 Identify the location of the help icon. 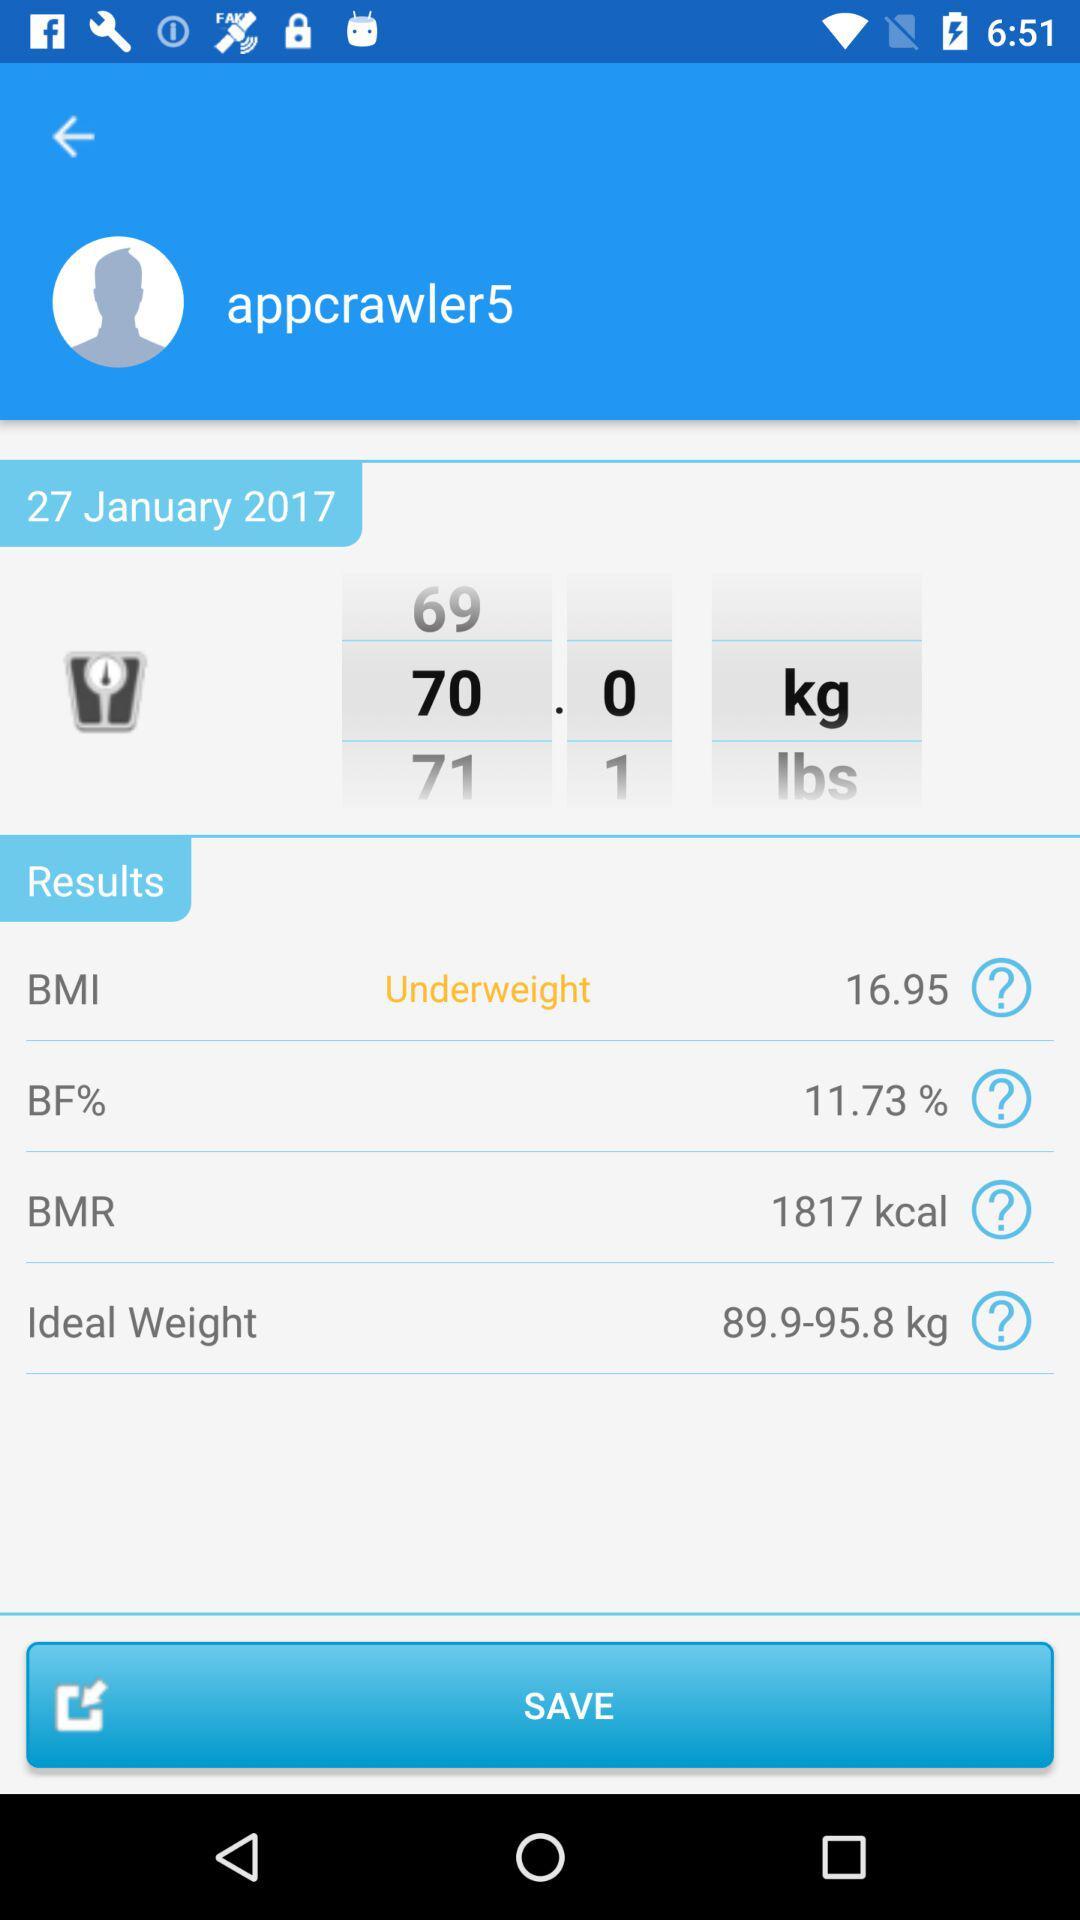
(1001, 1208).